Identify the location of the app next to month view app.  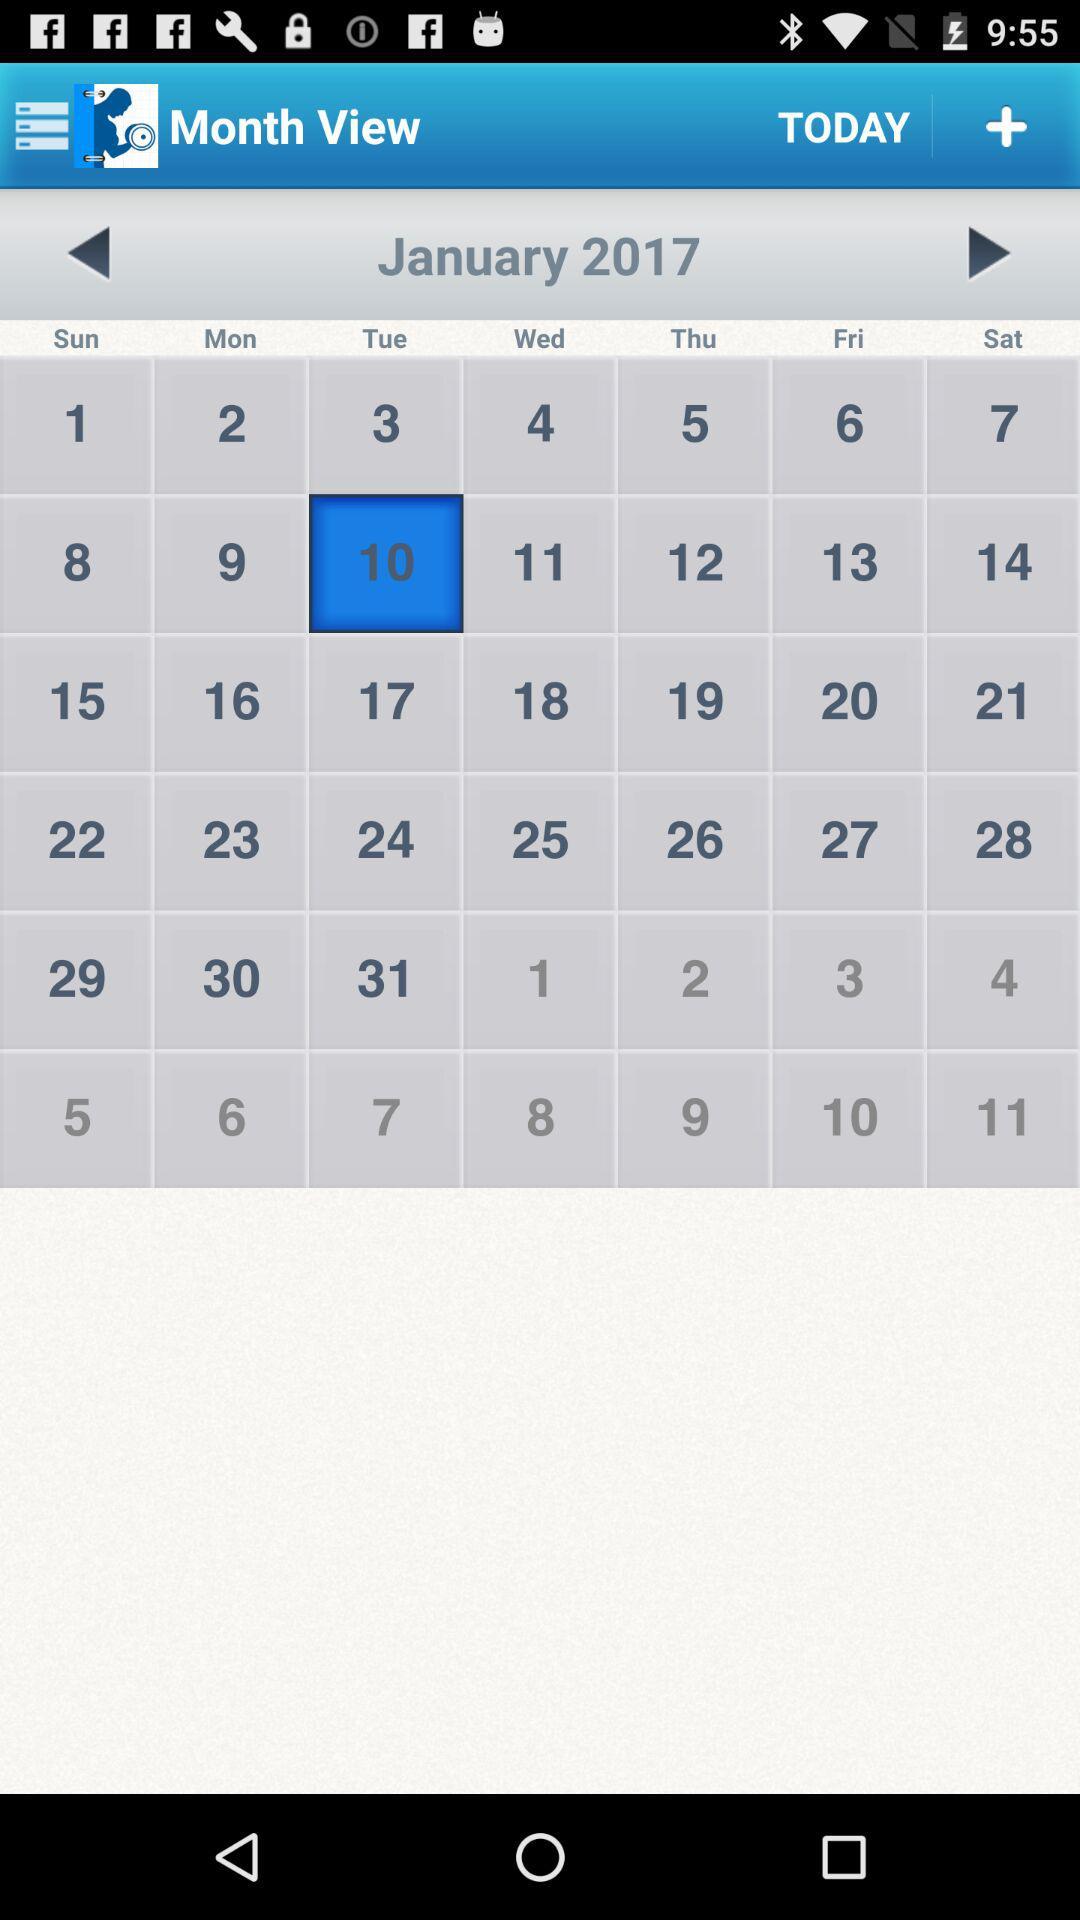
(844, 124).